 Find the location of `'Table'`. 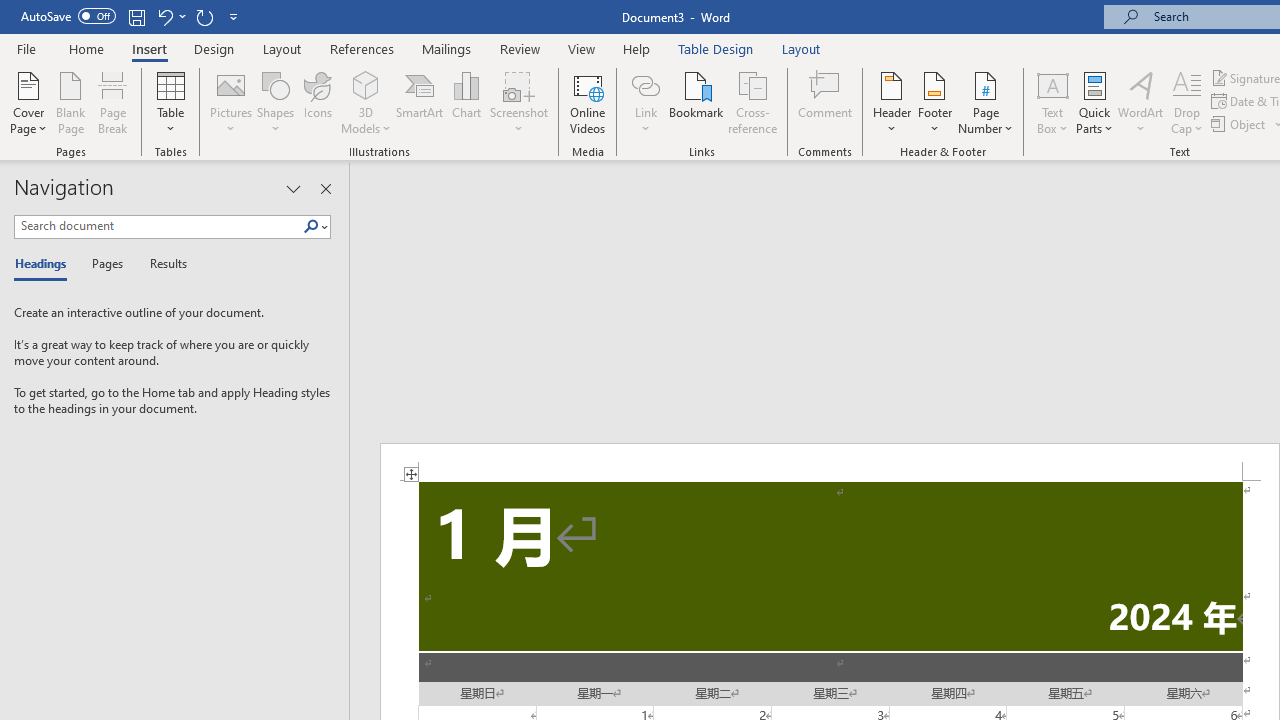

'Table' is located at coordinates (170, 103).